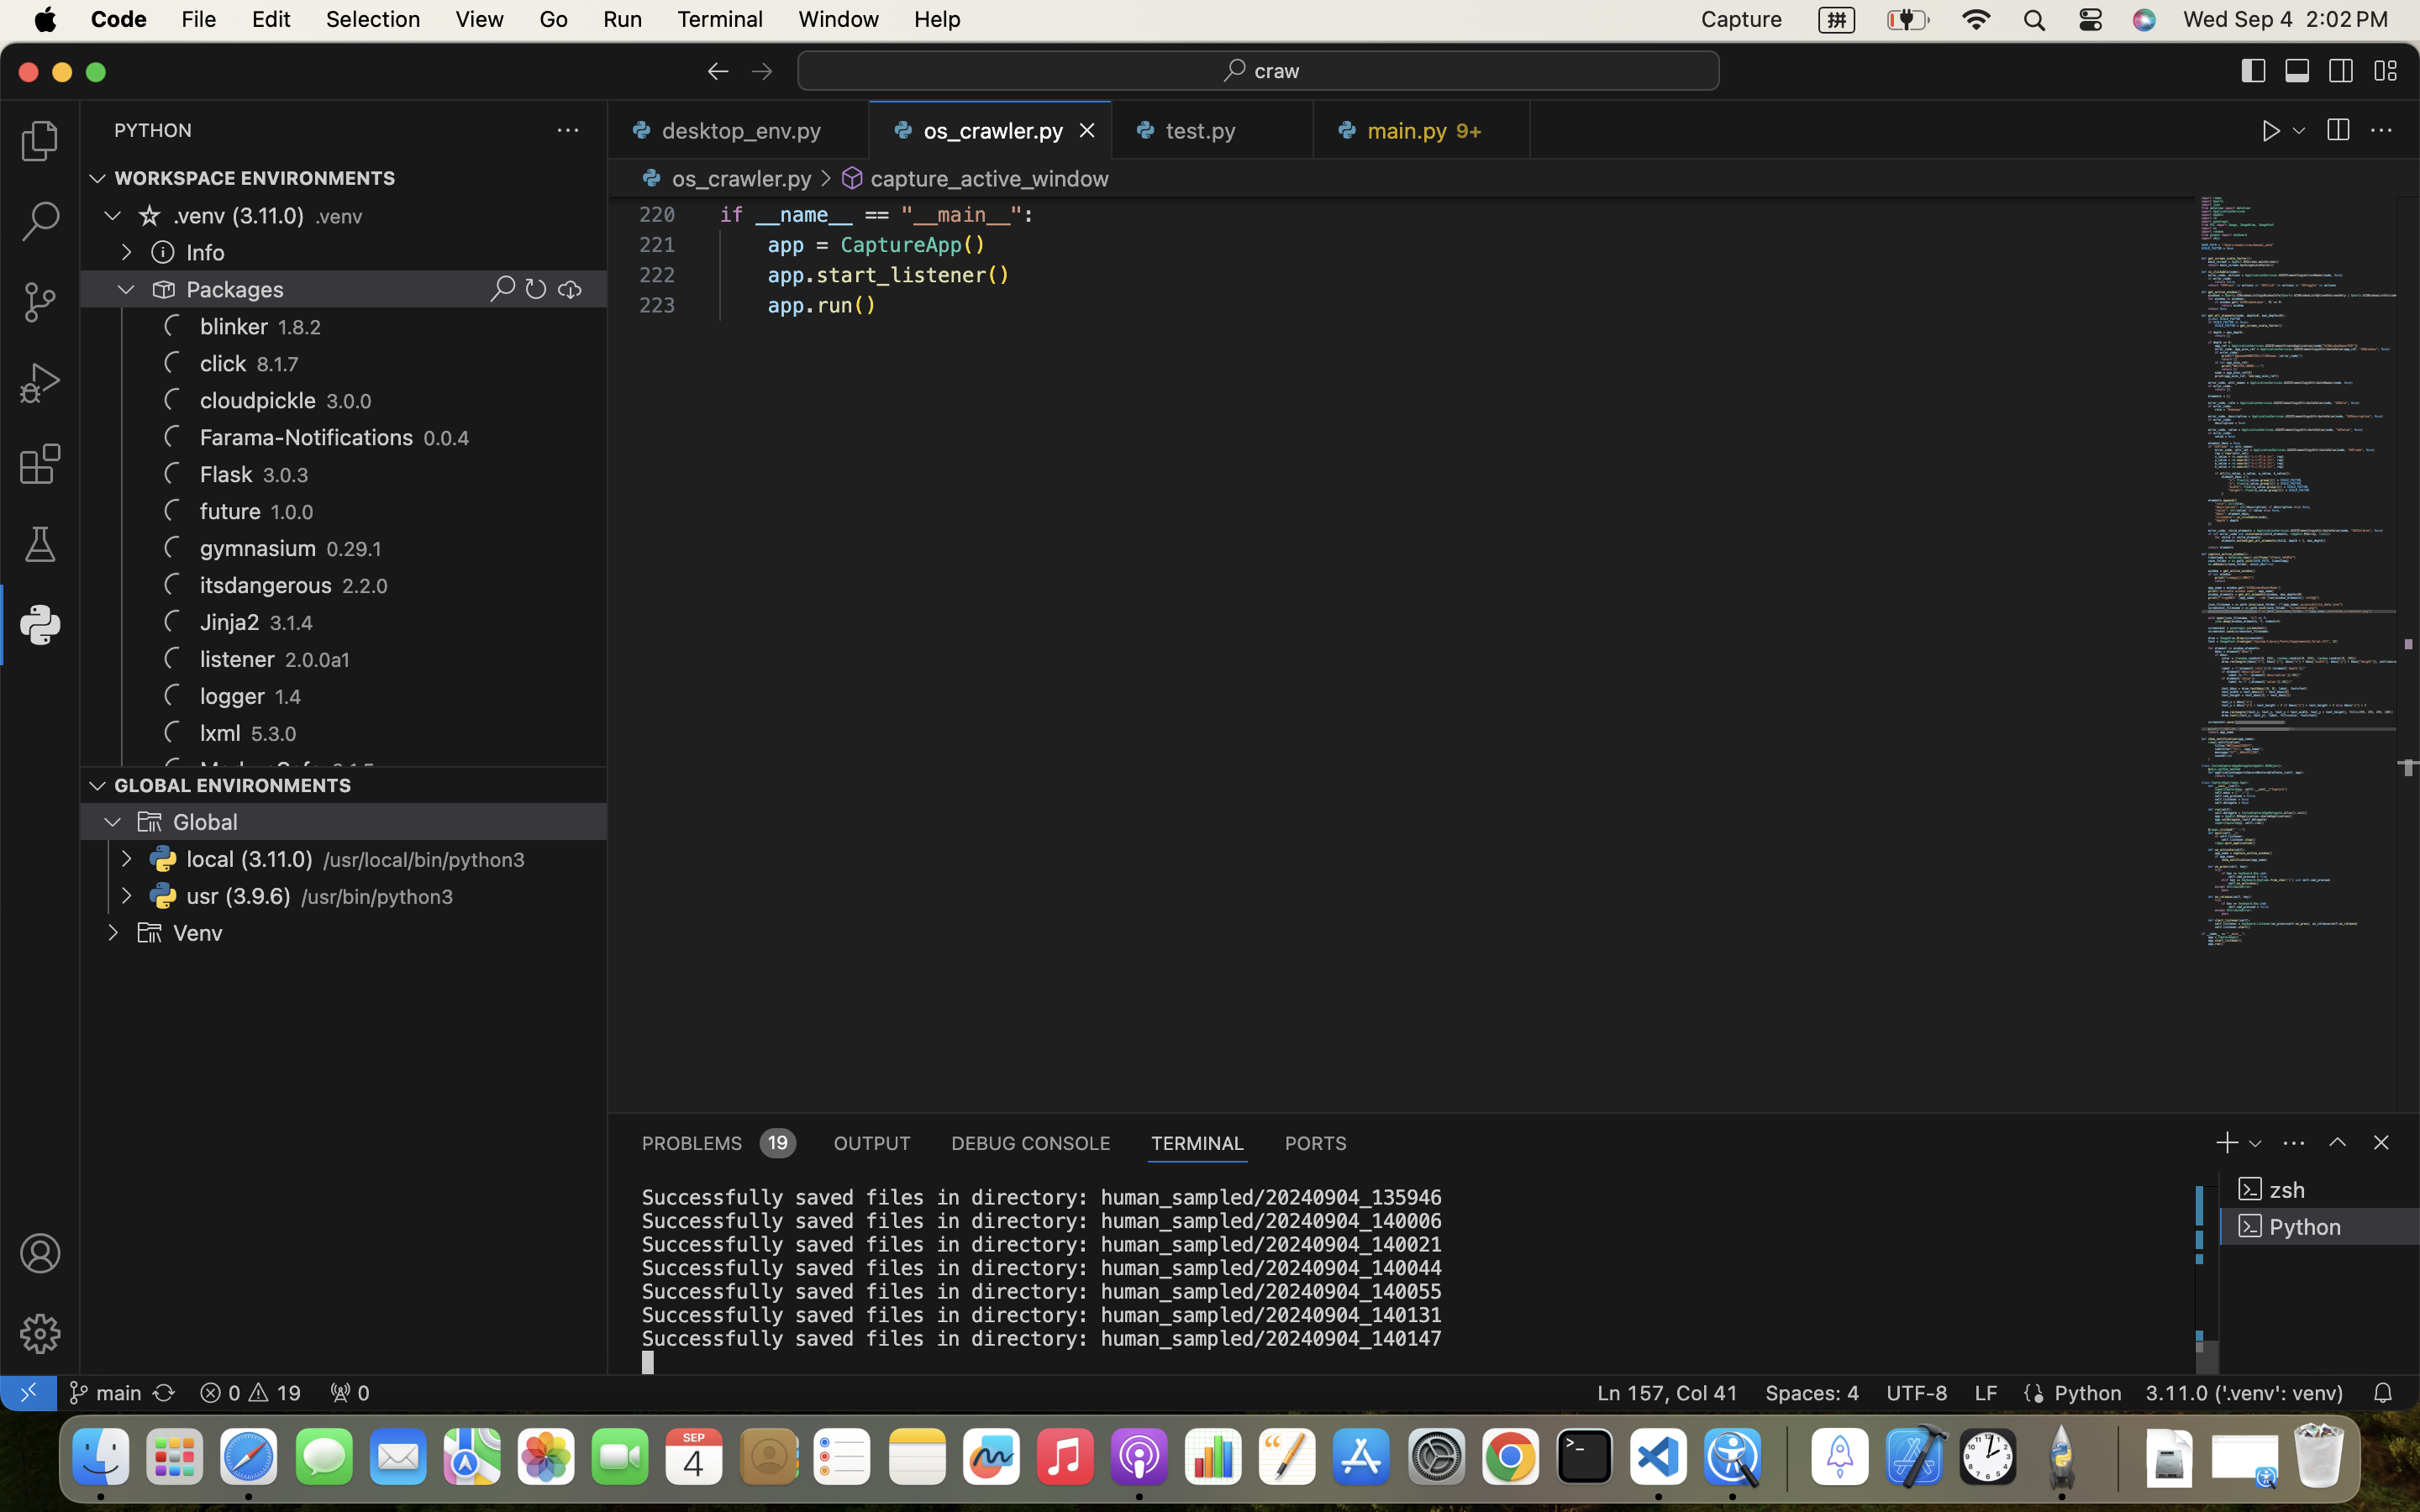 This screenshot has height=1512, width=2420. Describe the element at coordinates (250, 858) in the screenshot. I see `'local (3.11.0)'` at that location.